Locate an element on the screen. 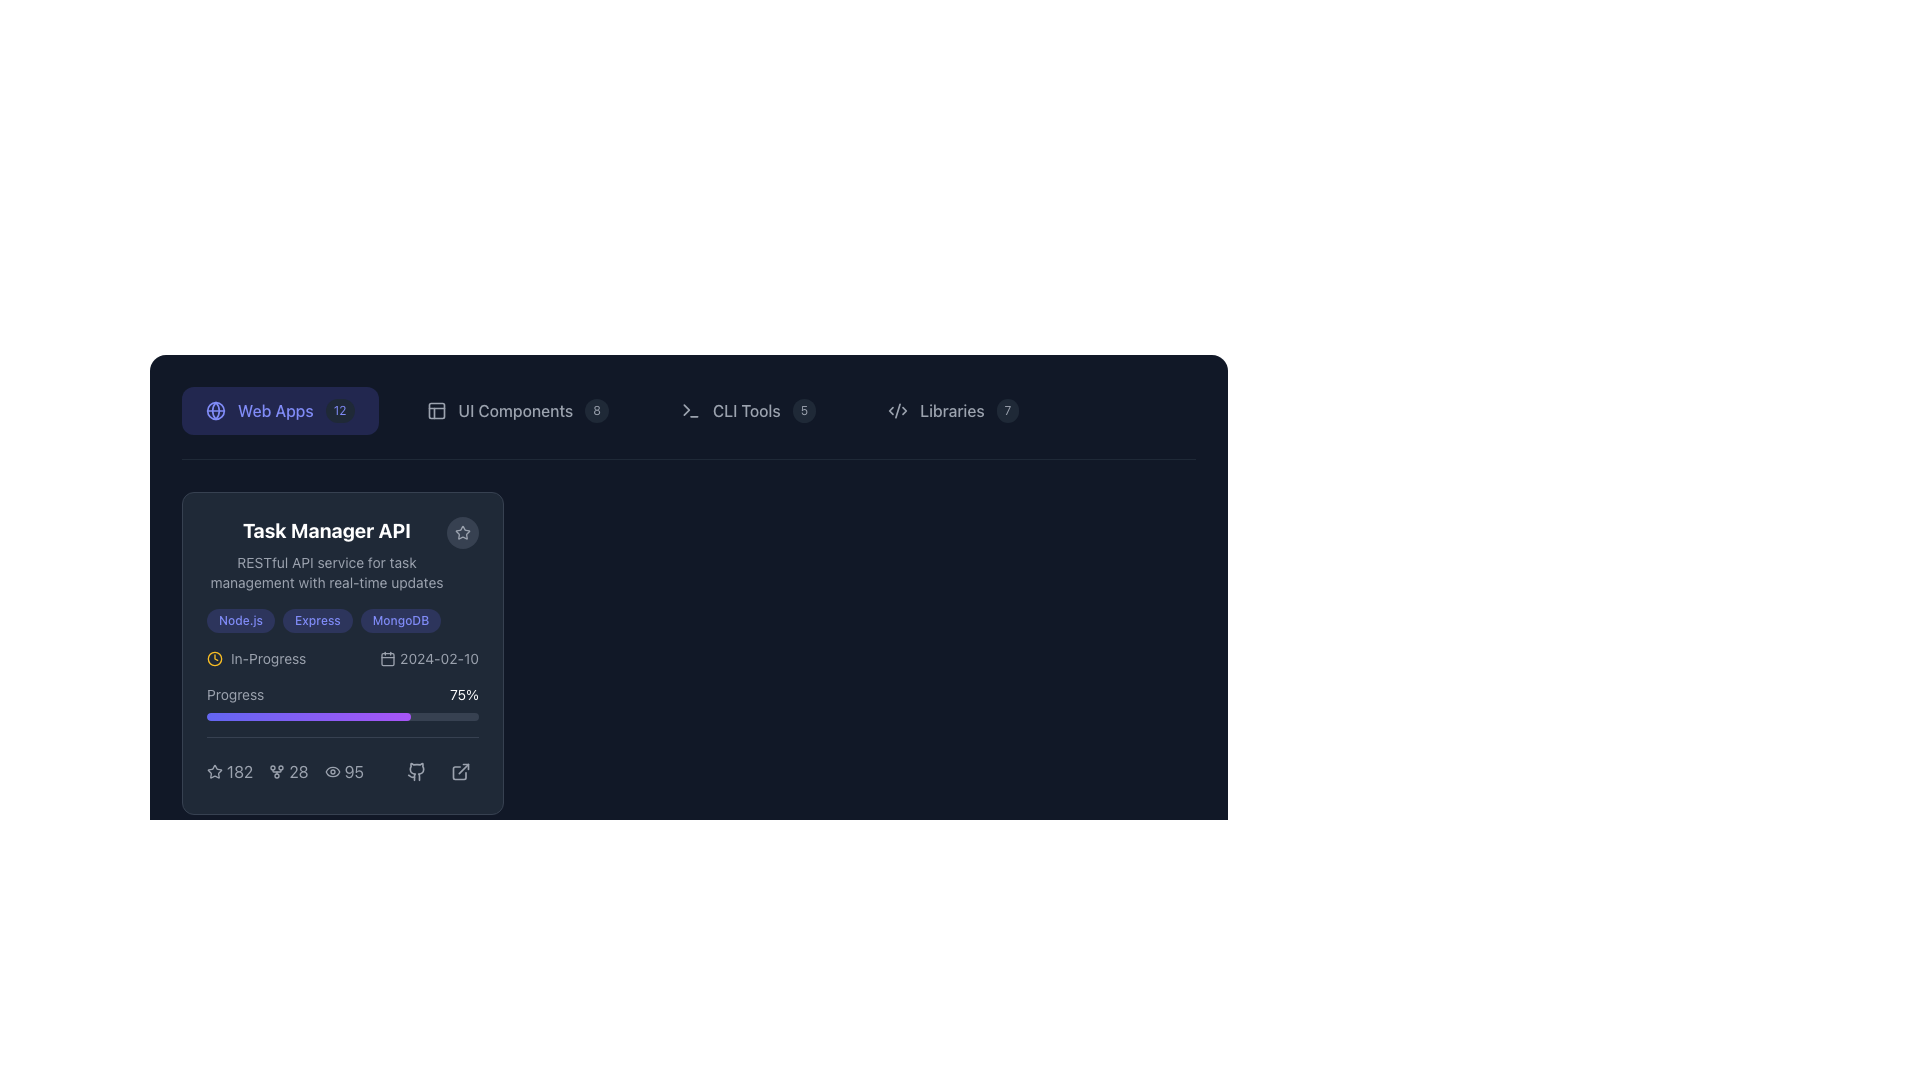 The width and height of the screenshot is (1920, 1080). the static text displaying the date '2024-02-10', which is styled in light gray and aligned horizontally, located to the right of a calendar icon within a card-like component is located at coordinates (438, 659).